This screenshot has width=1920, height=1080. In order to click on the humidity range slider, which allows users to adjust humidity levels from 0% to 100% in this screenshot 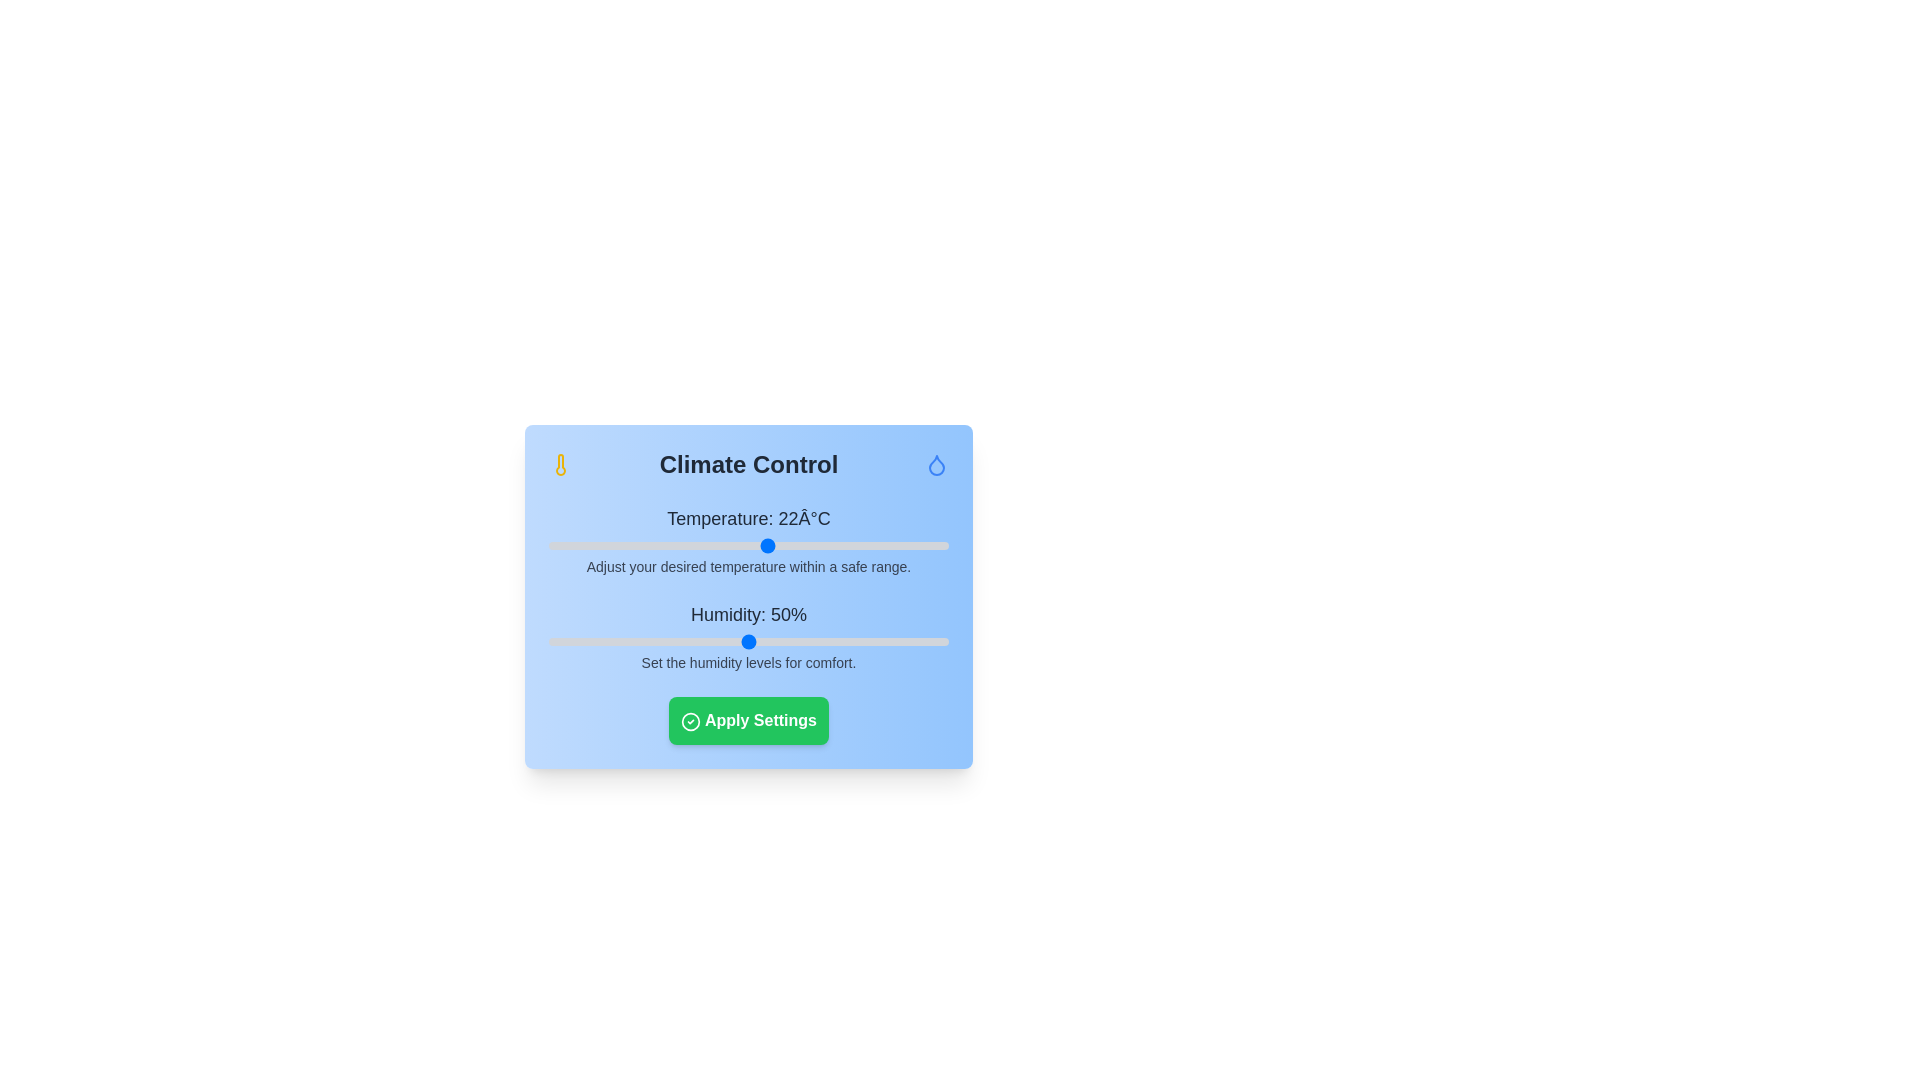, I will do `click(747, 641)`.